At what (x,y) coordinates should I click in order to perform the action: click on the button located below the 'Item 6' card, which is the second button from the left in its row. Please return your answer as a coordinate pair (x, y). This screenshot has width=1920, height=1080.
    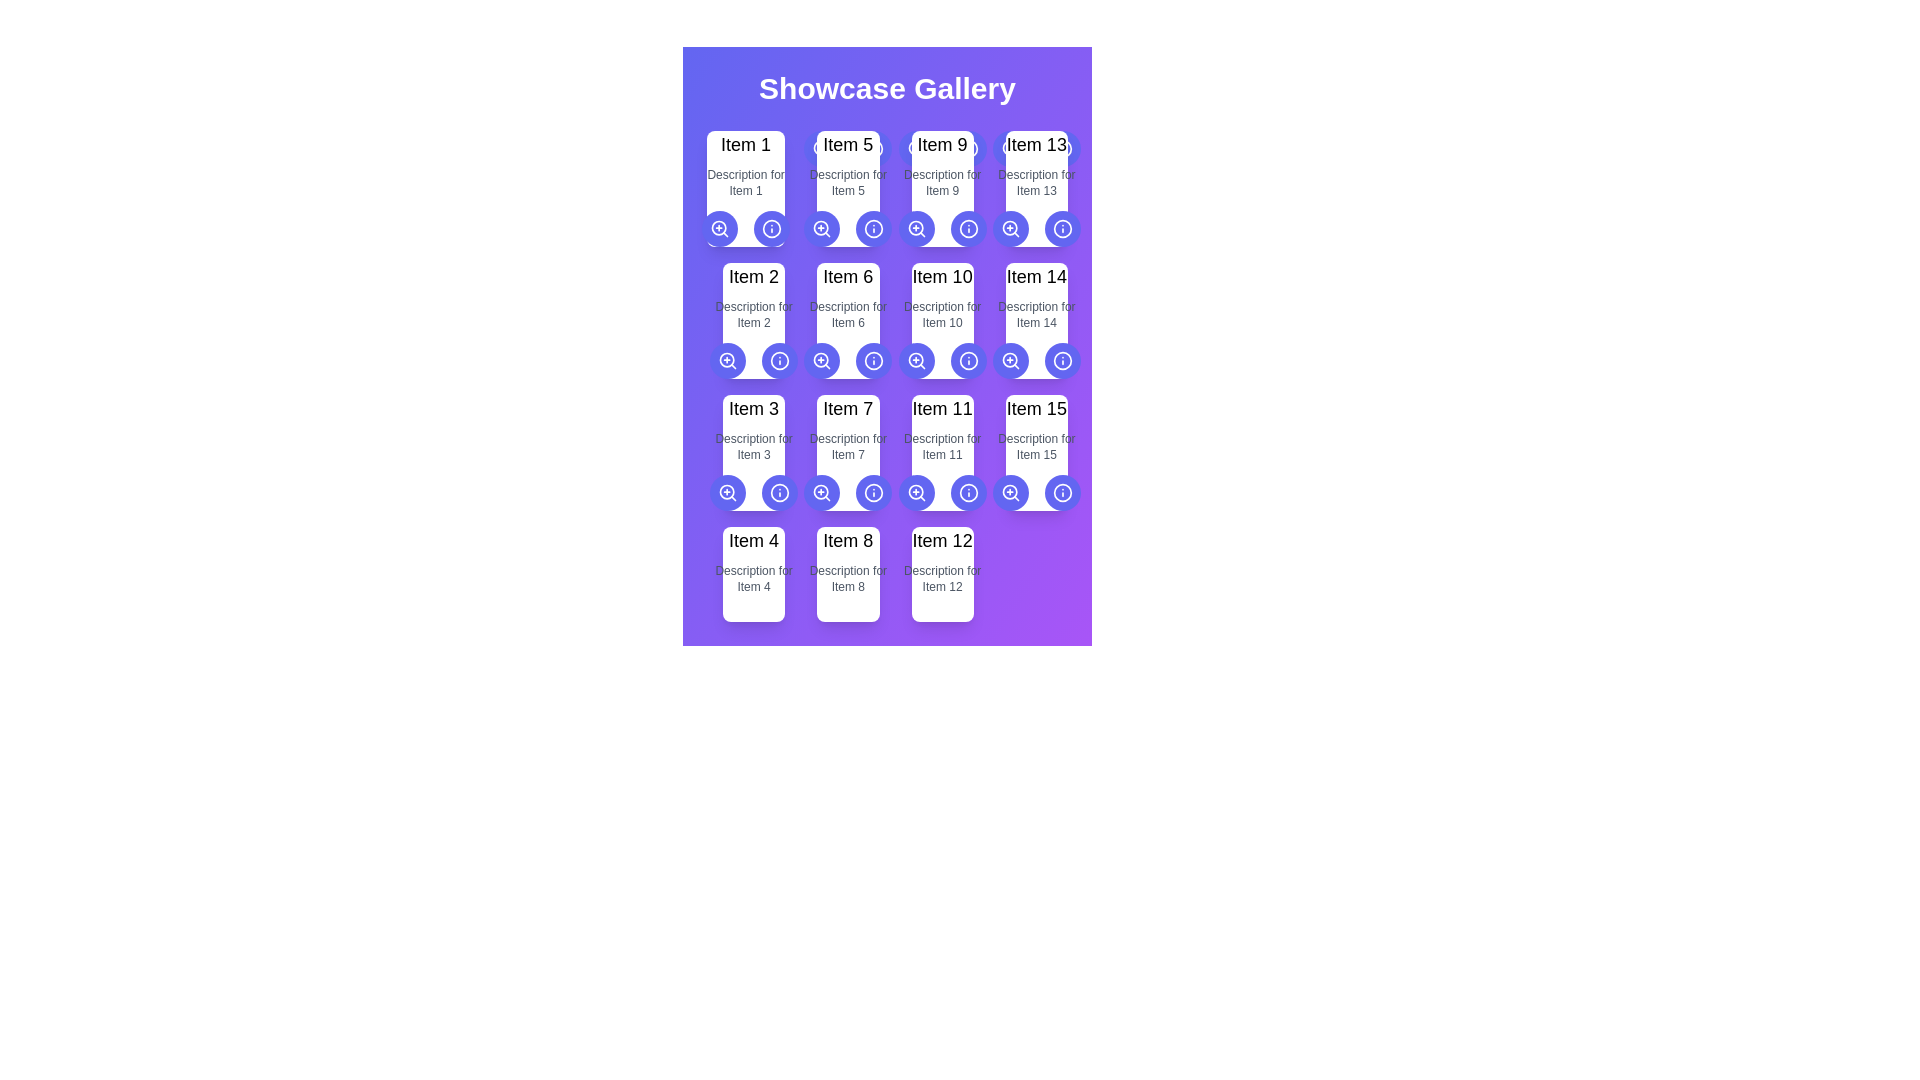
    Looking at the image, I should click on (874, 361).